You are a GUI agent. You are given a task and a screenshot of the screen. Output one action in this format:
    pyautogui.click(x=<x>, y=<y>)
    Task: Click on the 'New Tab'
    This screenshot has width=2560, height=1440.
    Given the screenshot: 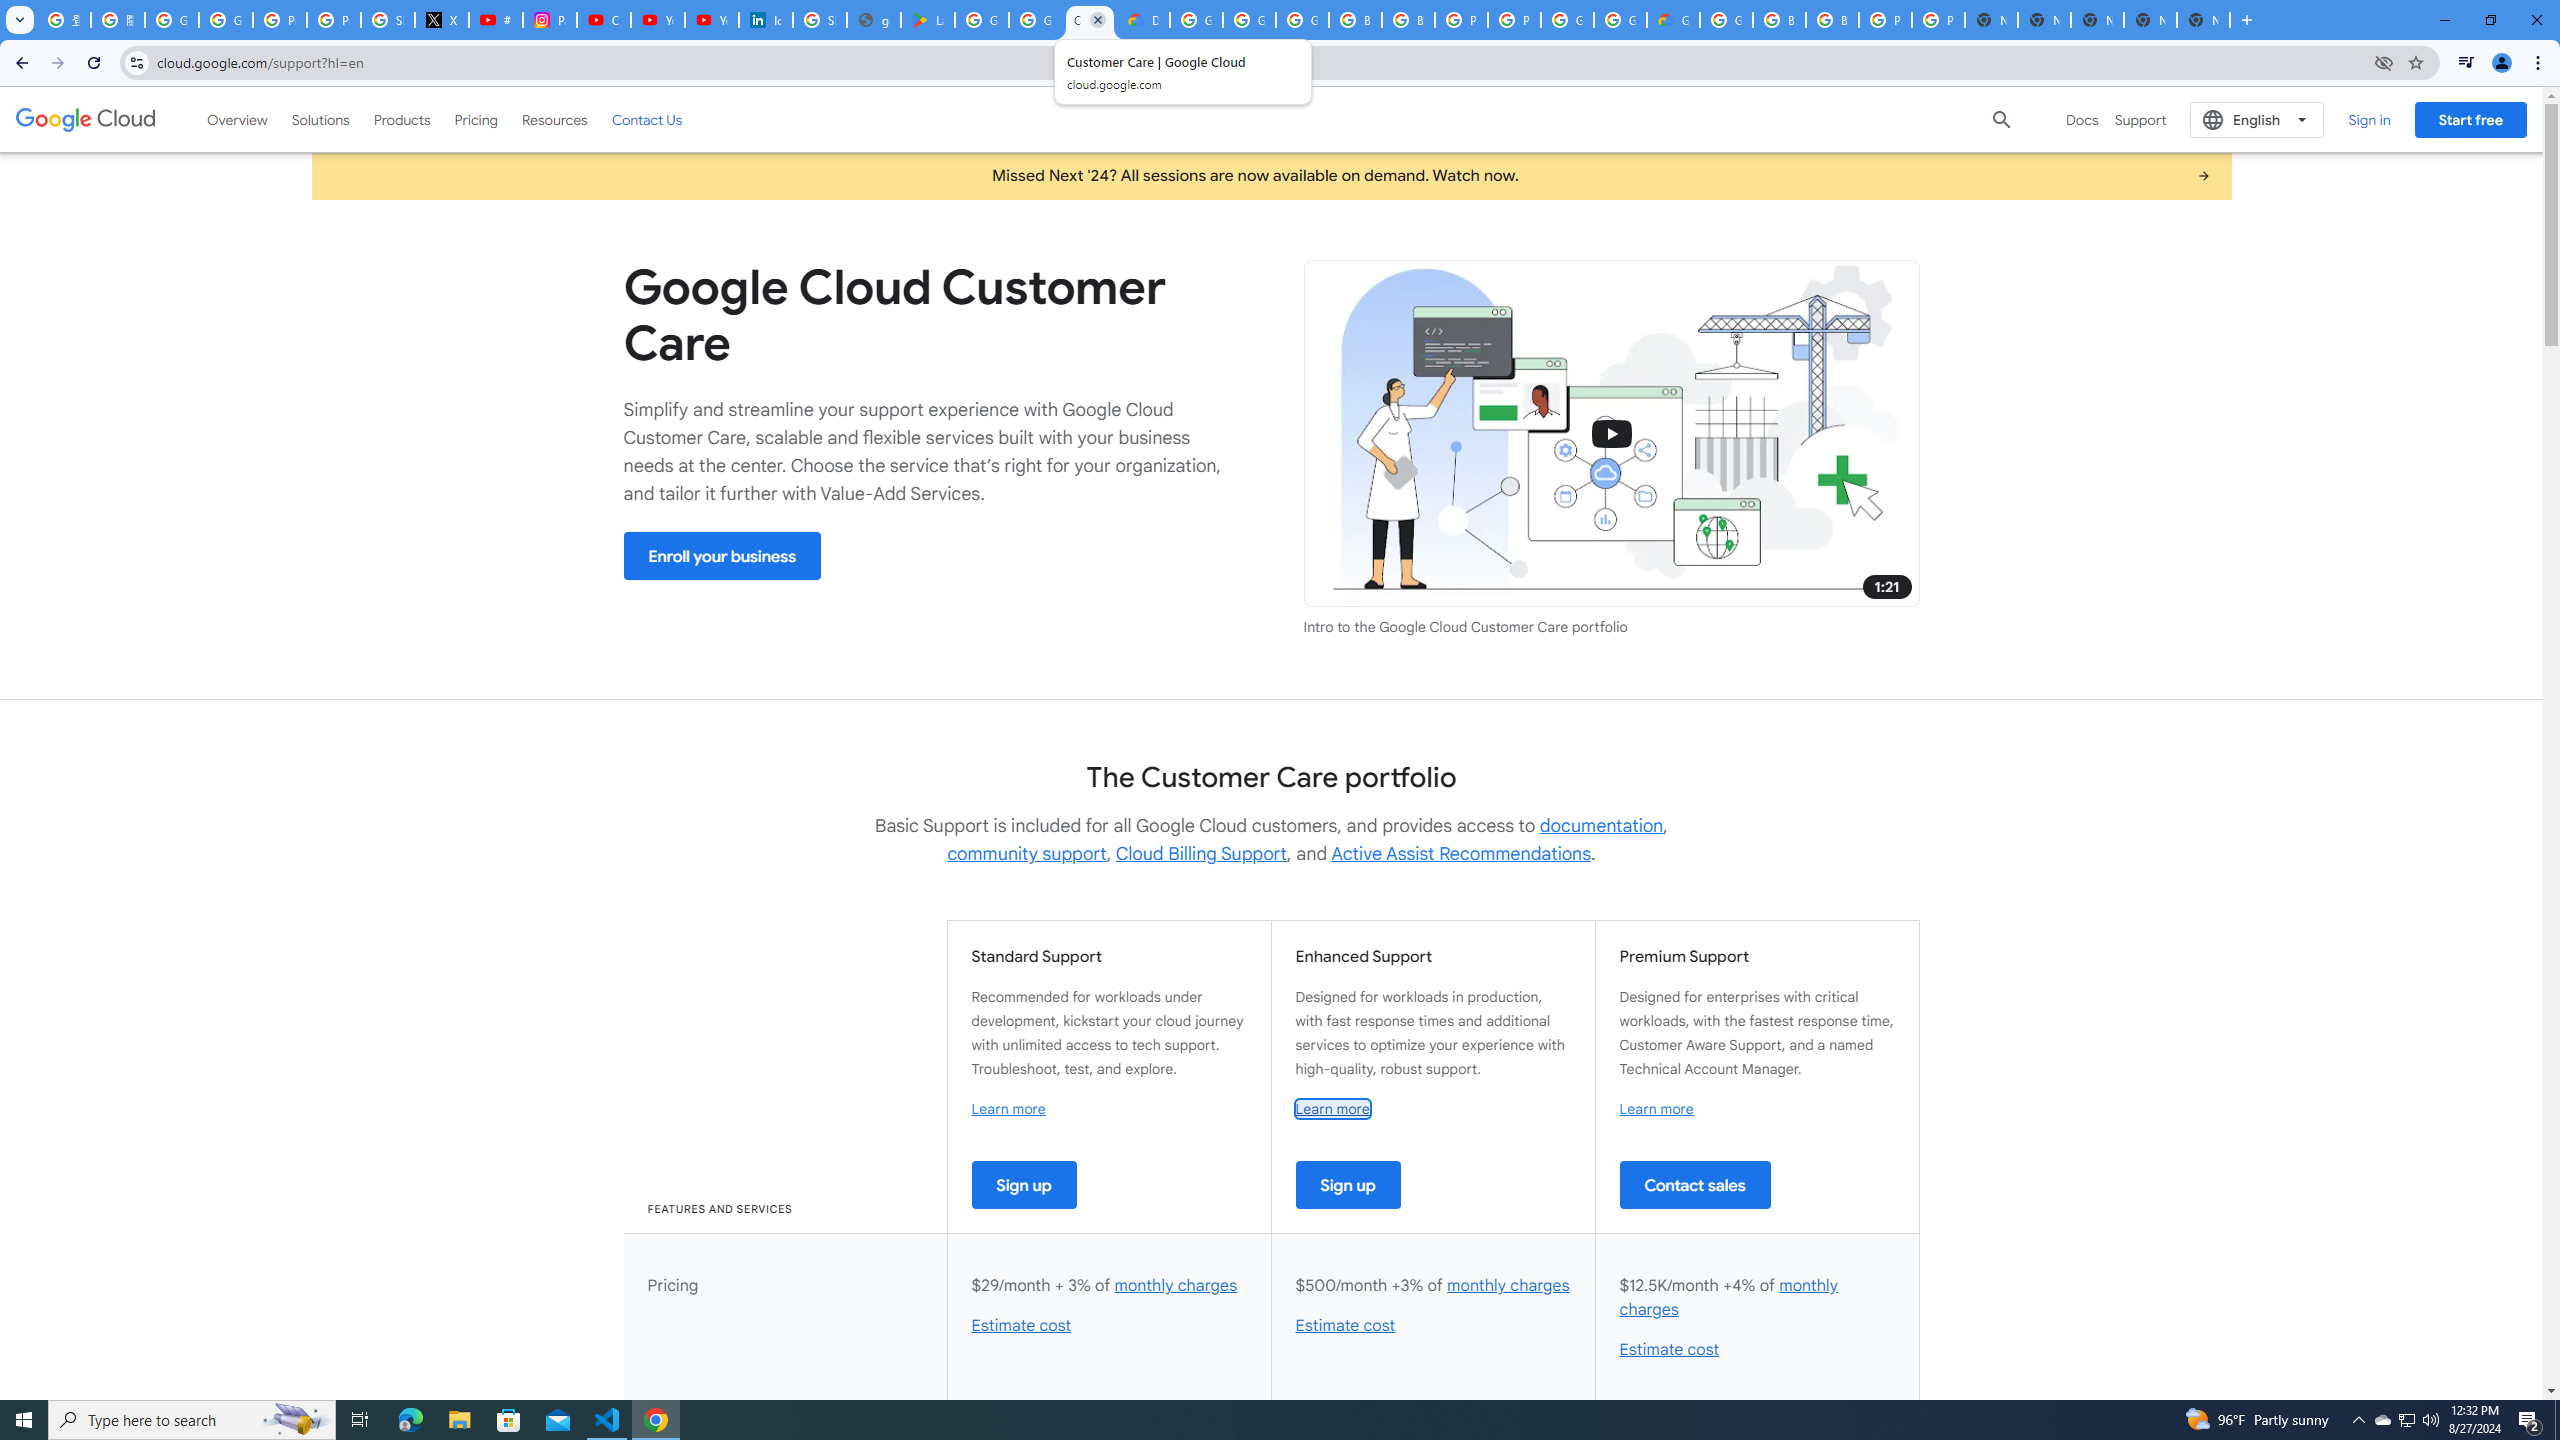 What is the action you would take?
    pyautogui.click(x=2204, y=19)
    